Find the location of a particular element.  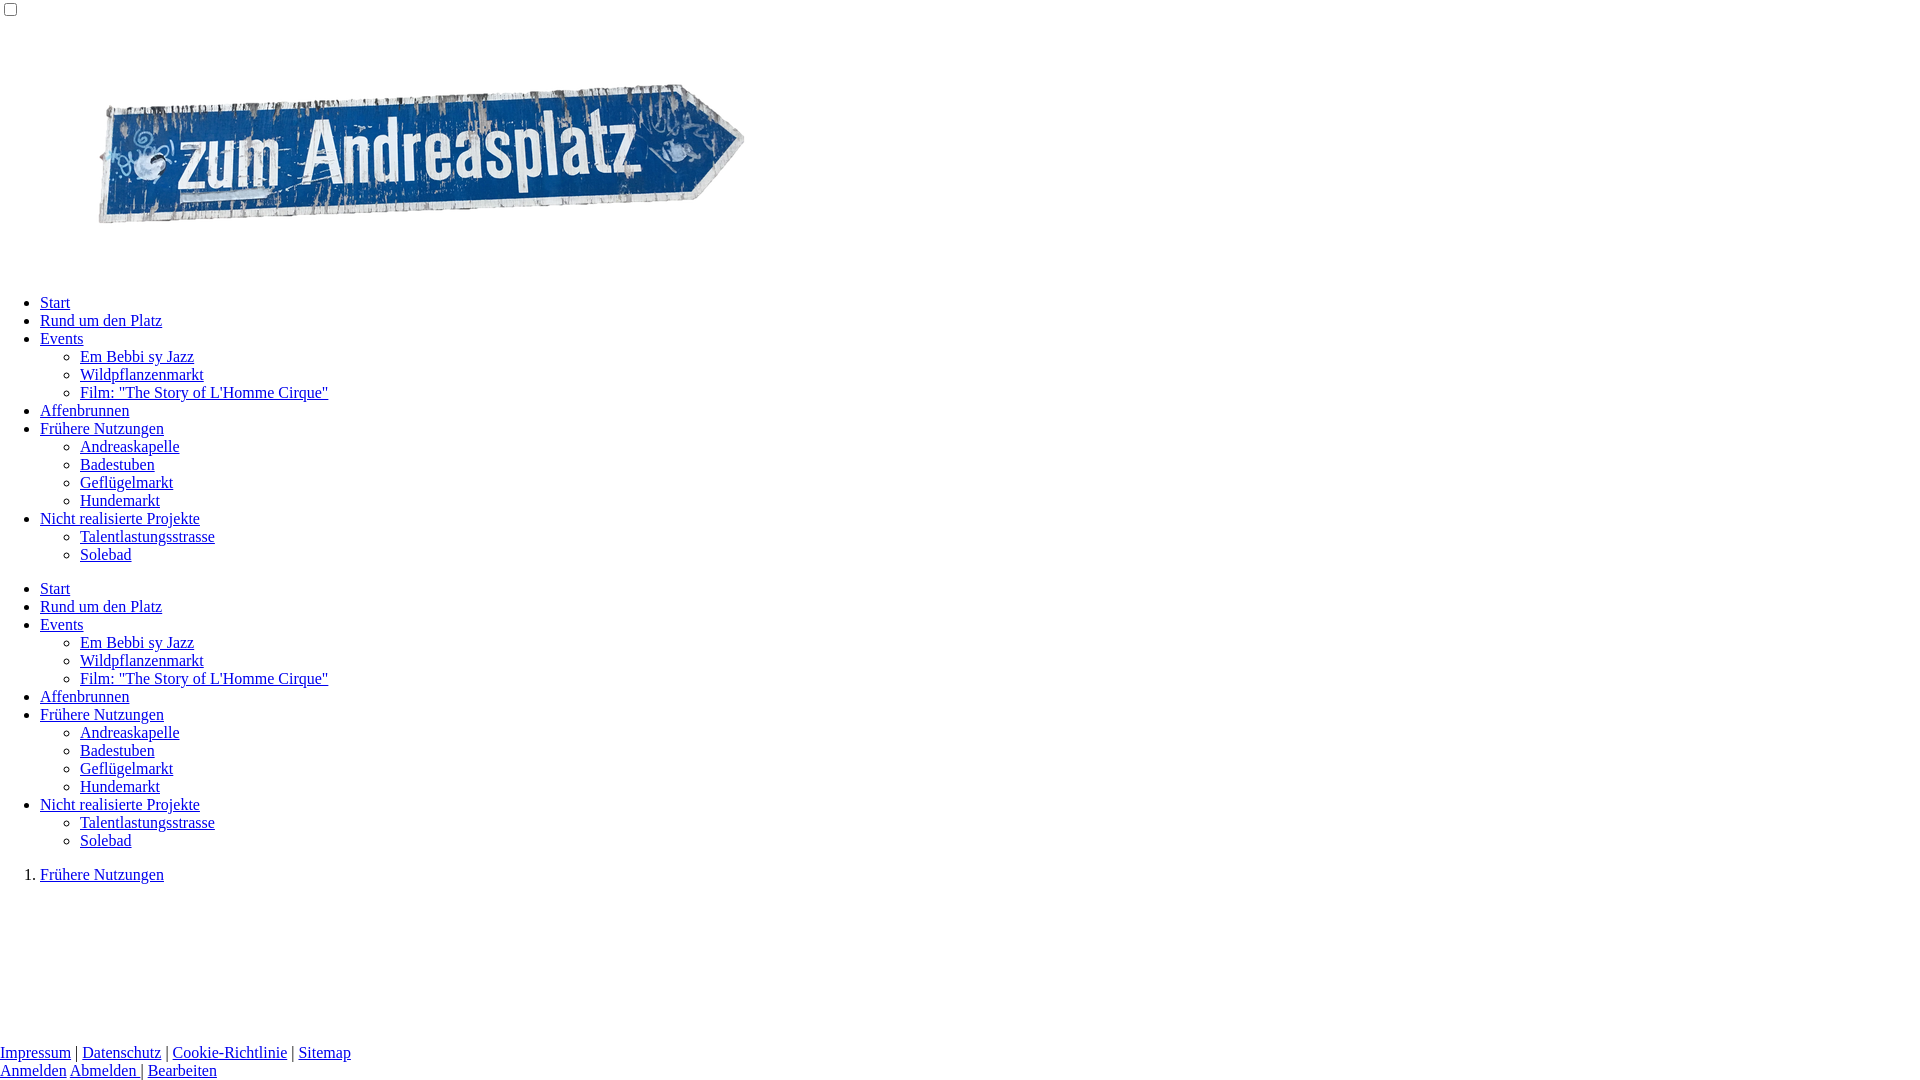

'Impressum' is located at coordinates (35, 1051).